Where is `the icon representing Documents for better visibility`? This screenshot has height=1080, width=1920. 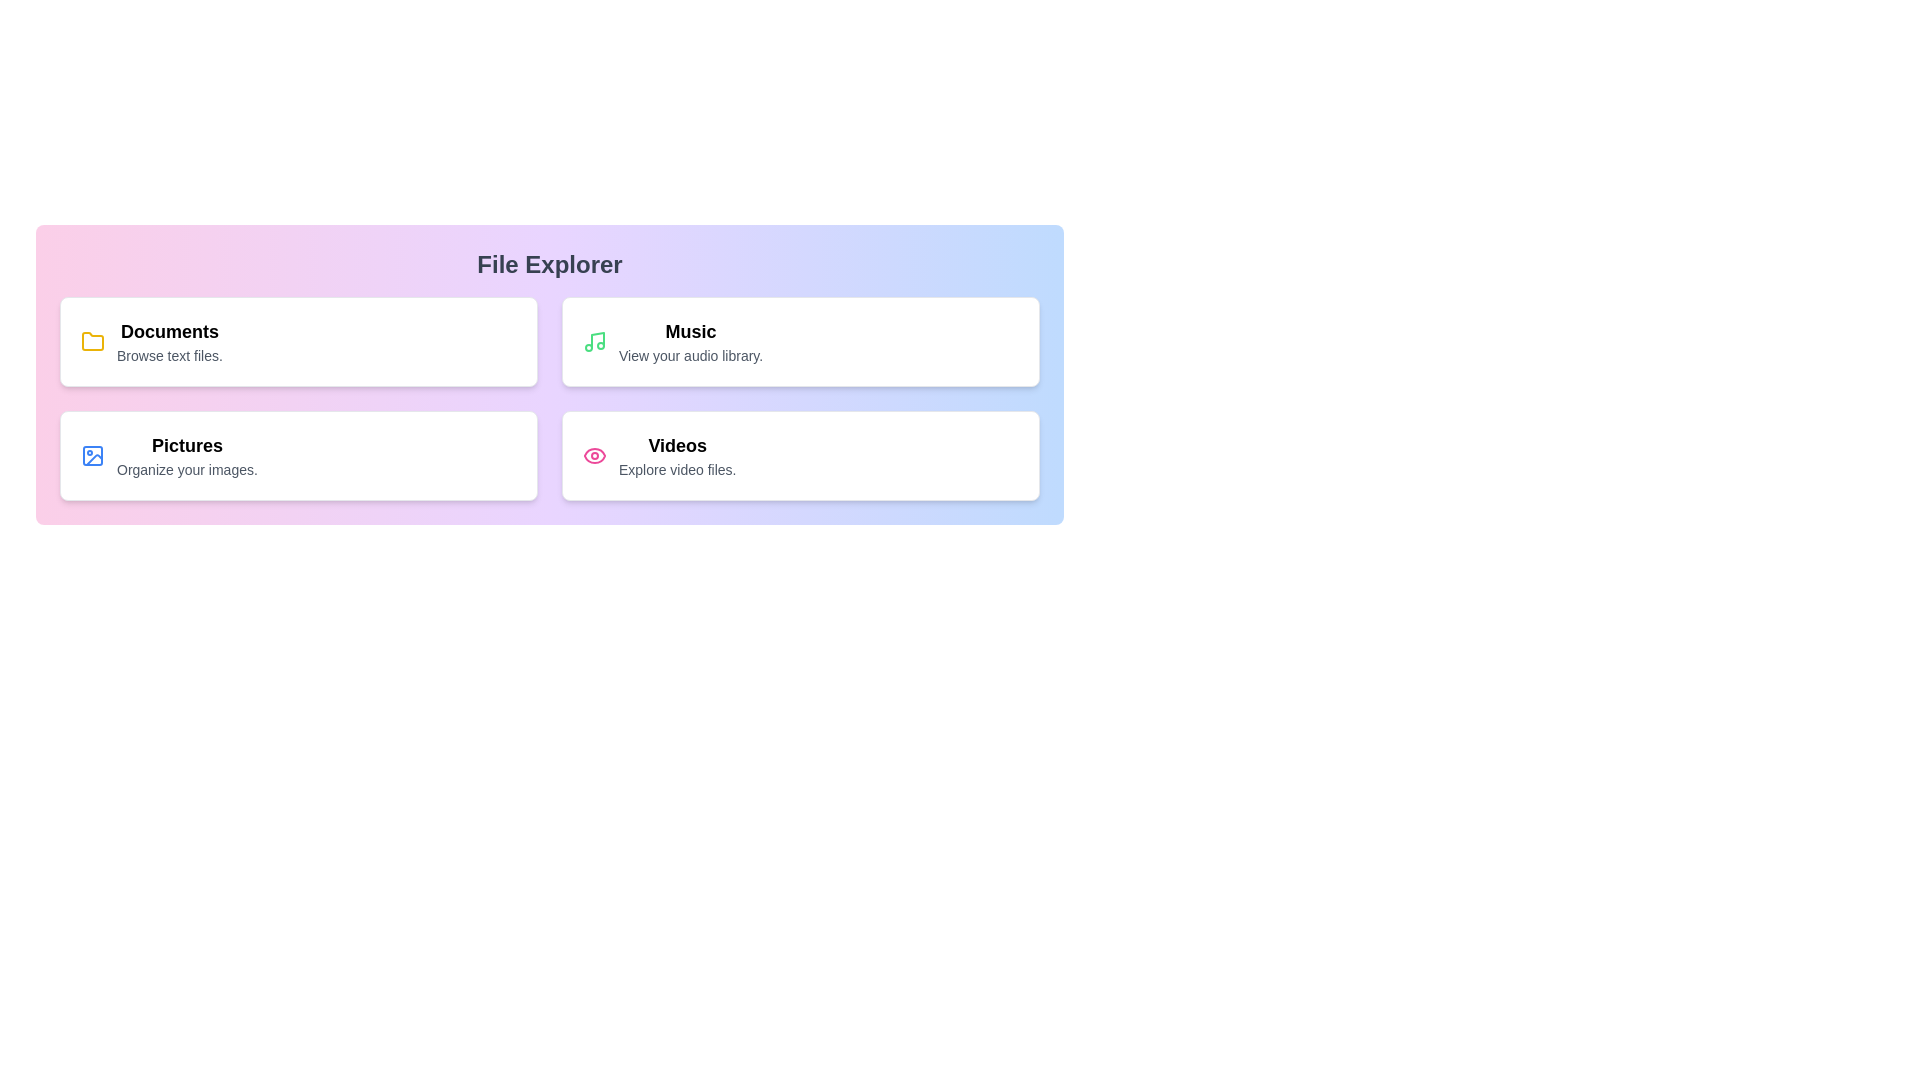
the icon representing Documents for better visibility is located at coordinates (91, 341).